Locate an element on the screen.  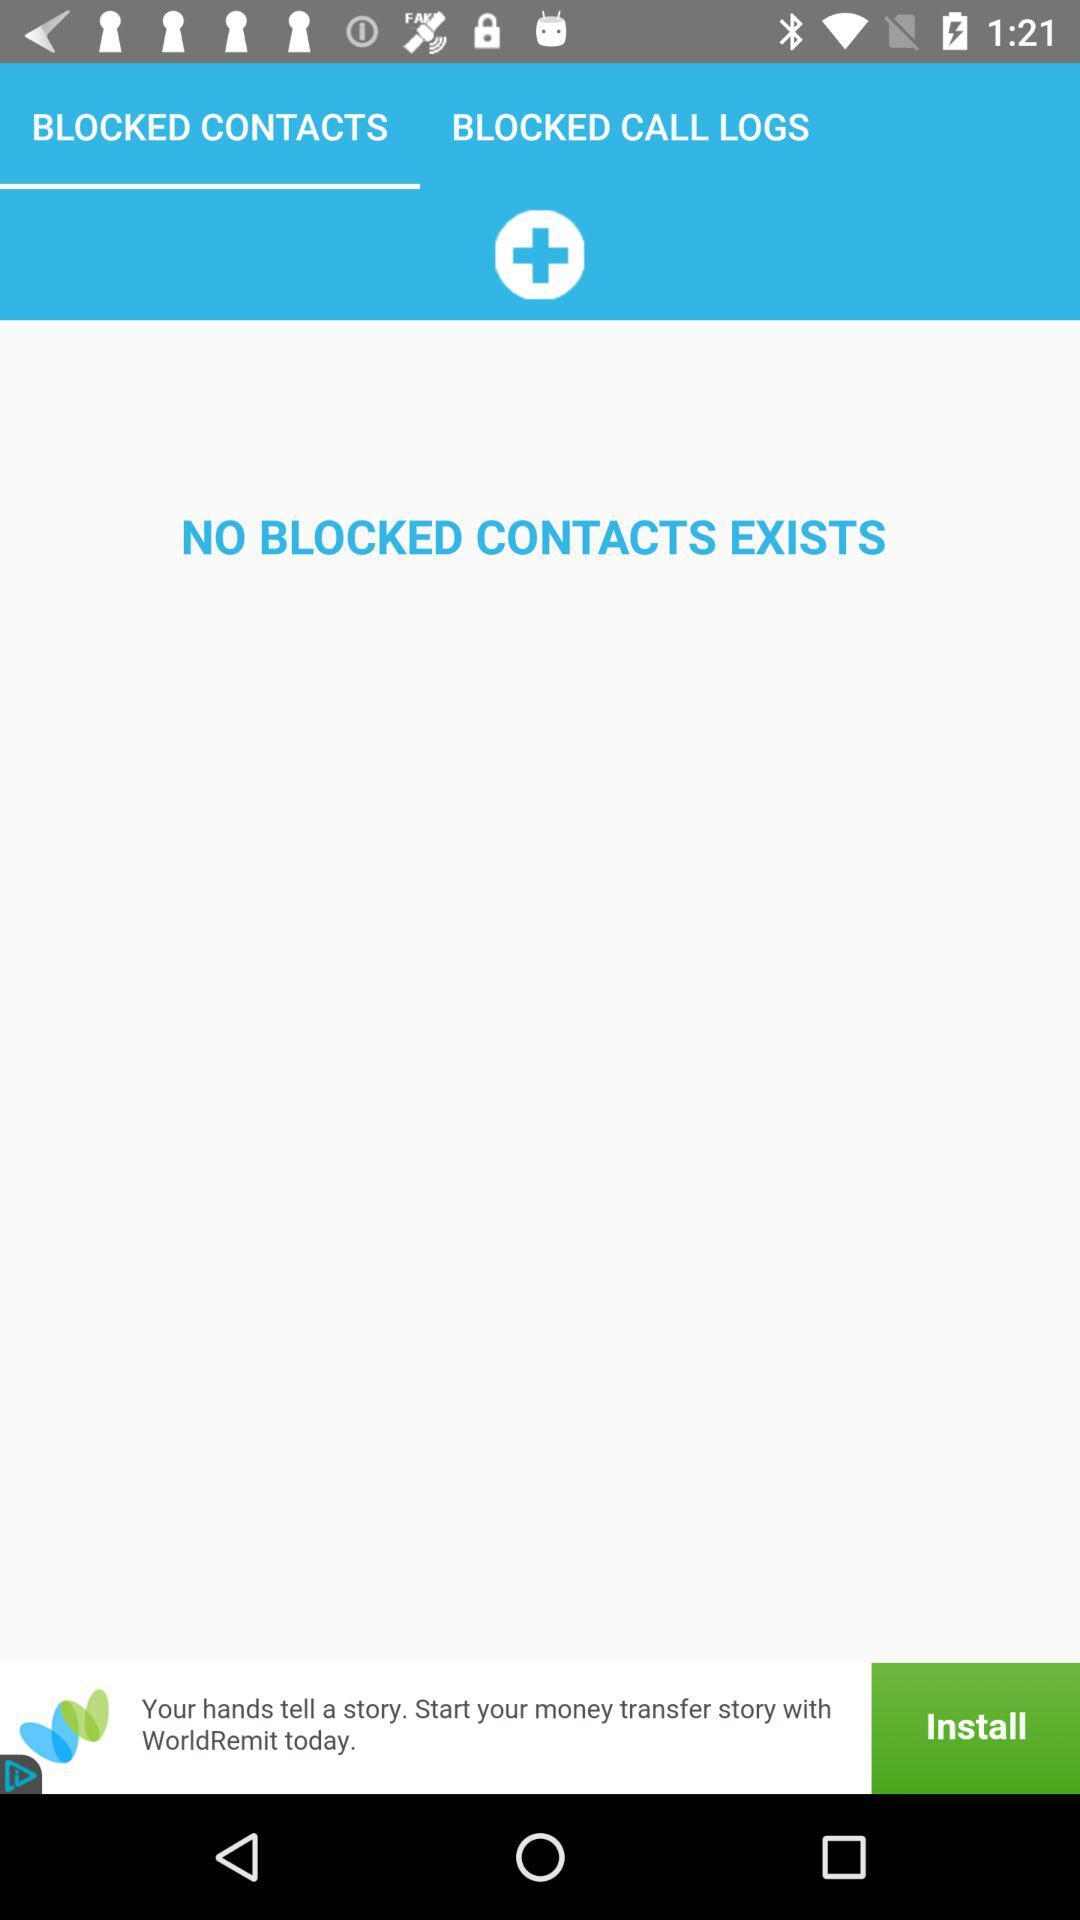
add option is located at coordinates (538, 253).